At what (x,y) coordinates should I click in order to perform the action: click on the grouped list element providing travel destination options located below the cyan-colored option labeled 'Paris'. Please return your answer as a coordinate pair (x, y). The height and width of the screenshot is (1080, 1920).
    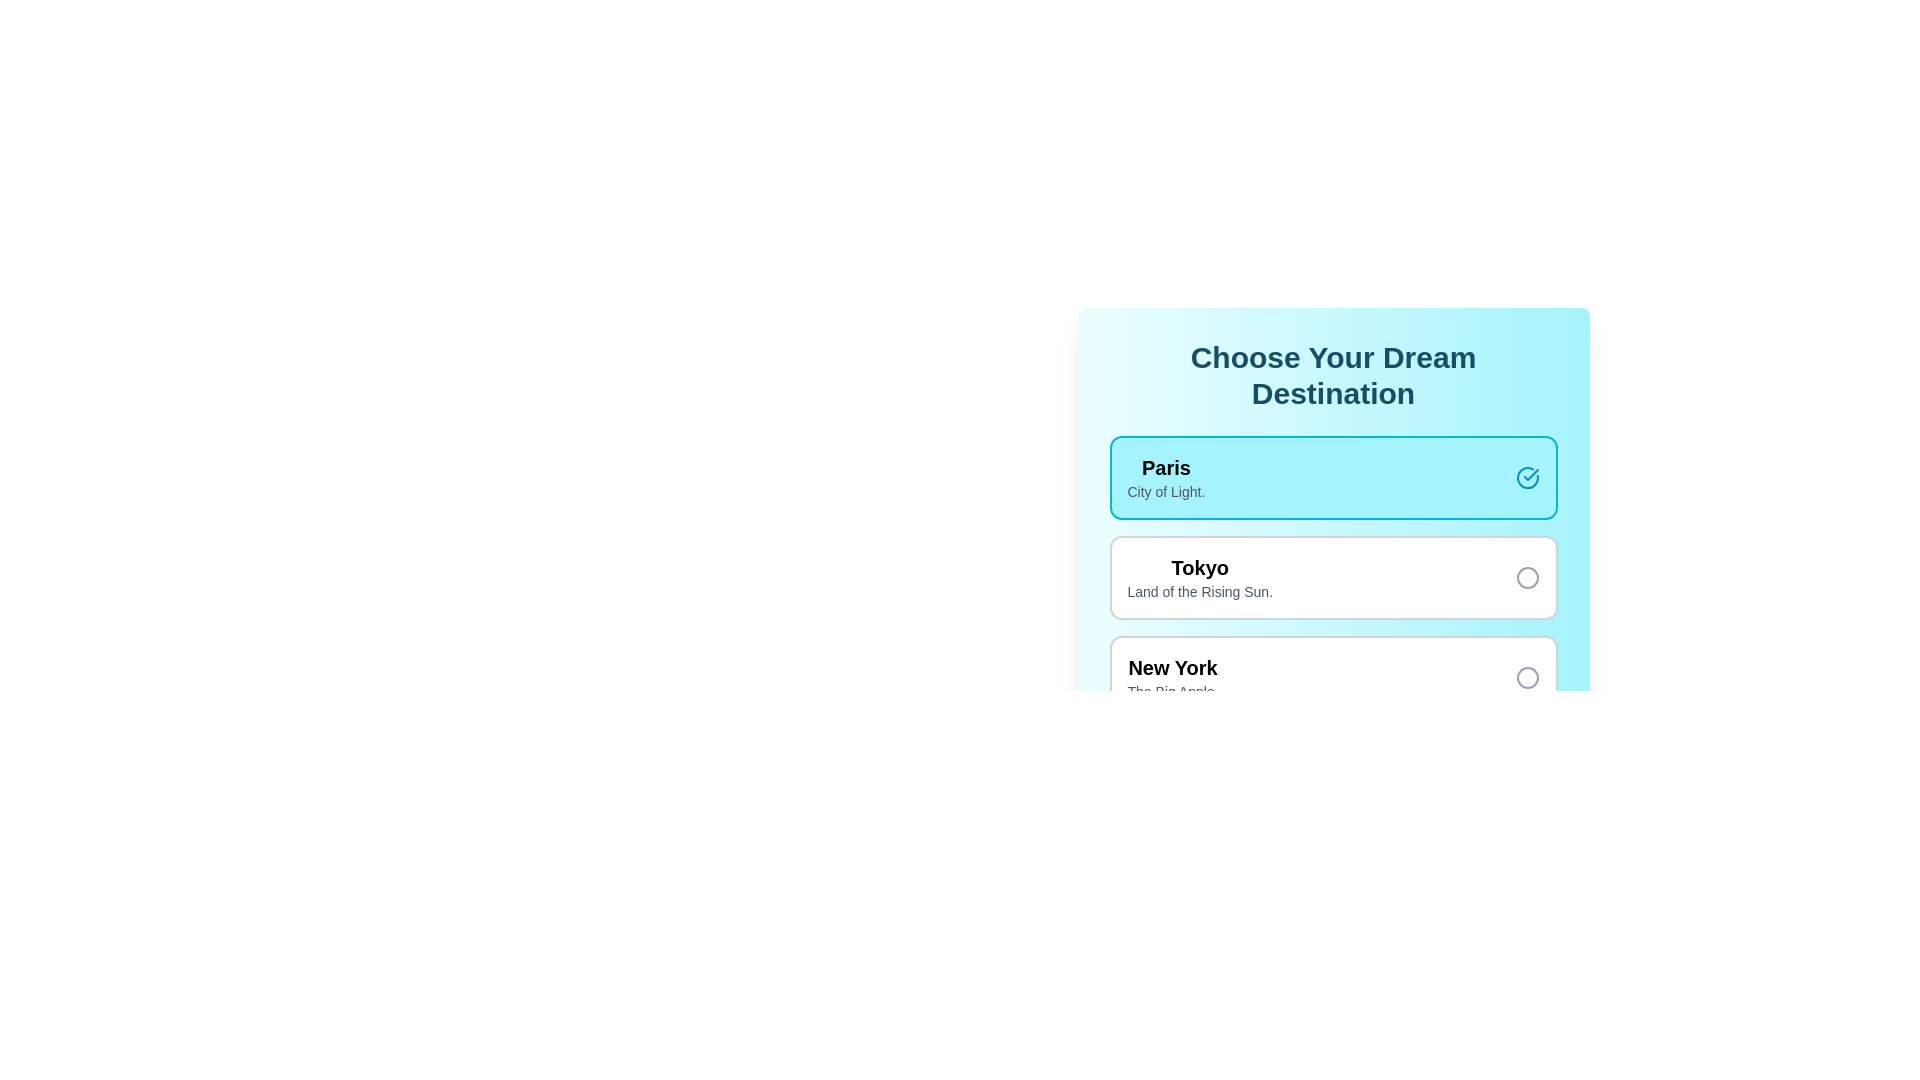
    Looking at the image, I should click on (1333, 627).